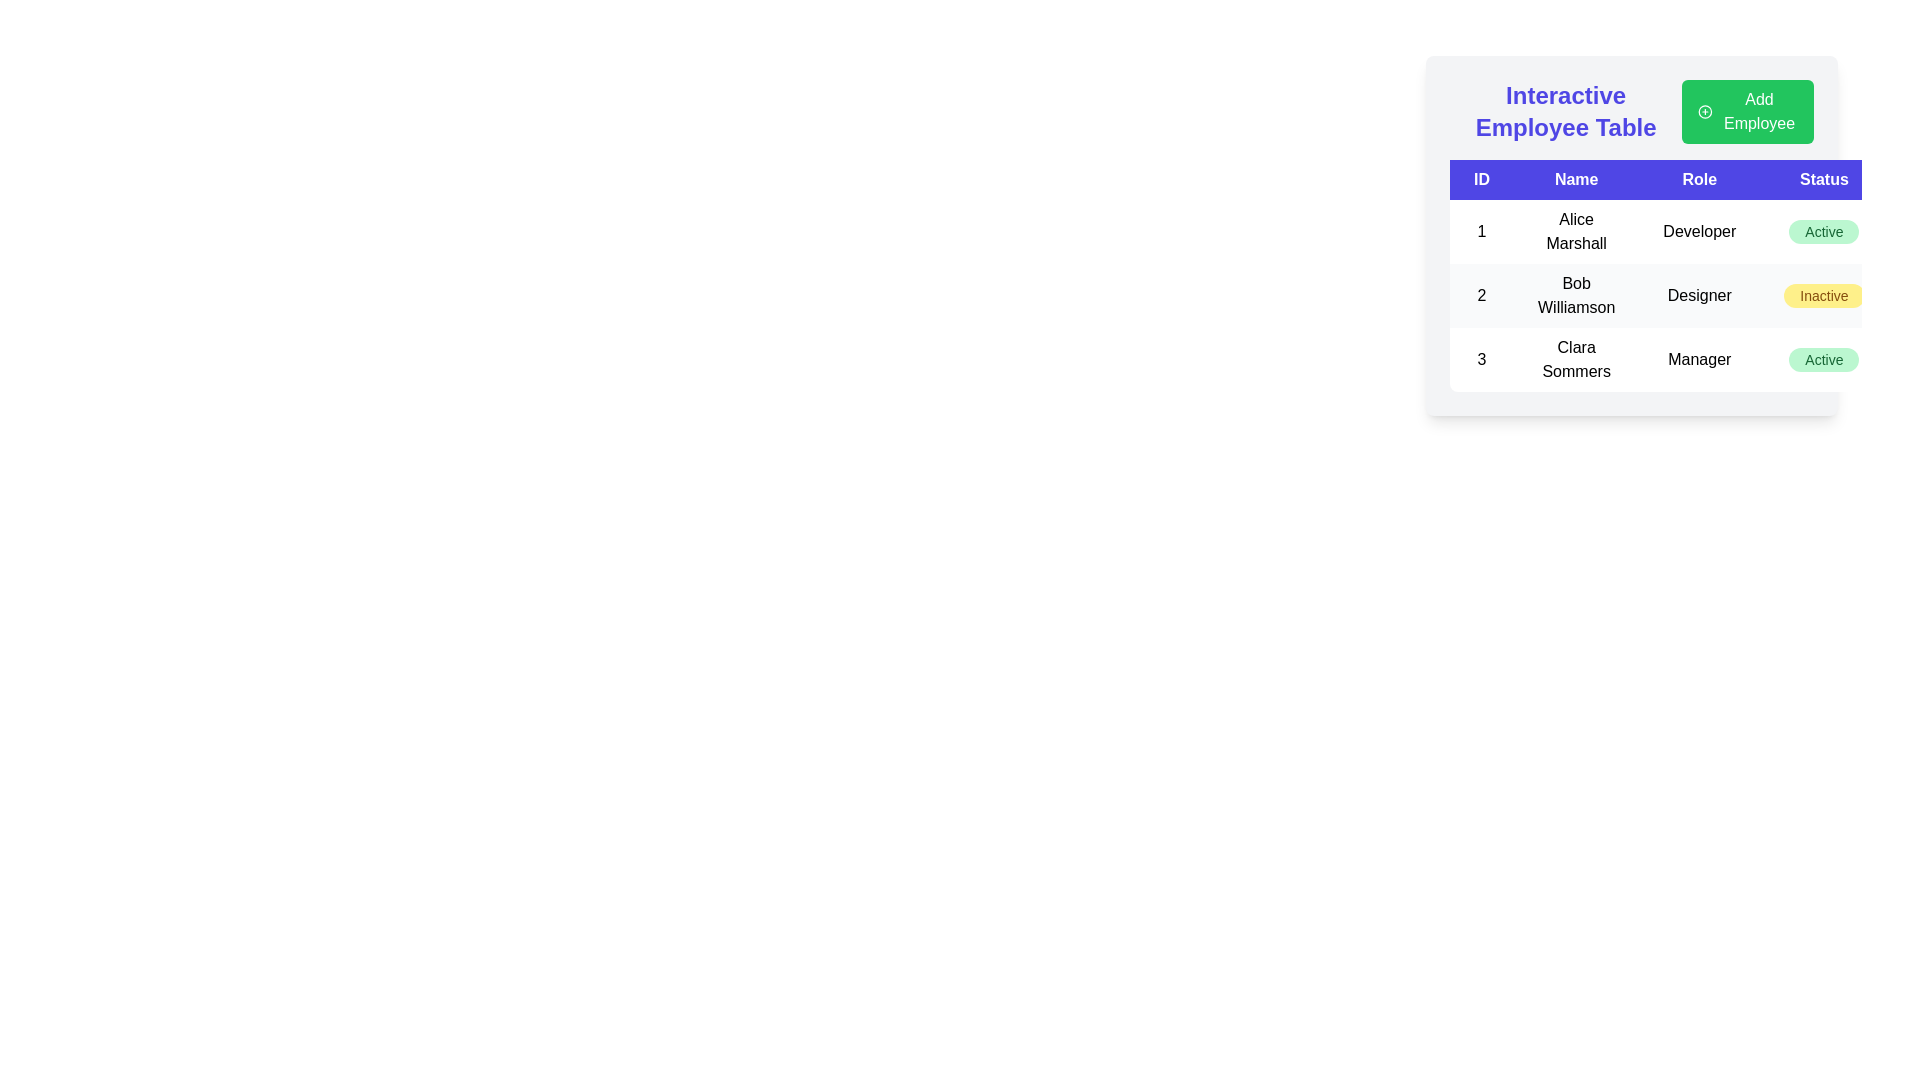 The height and width of the screenshot is (1080, 1920). What do you see at coordinates (1704, 111) in the screenshot?
I see `the circle element of the plus icon within the 'Add Employee' button located at the top-right corner of the interactive table interface` at bounding box center [1704, 111].